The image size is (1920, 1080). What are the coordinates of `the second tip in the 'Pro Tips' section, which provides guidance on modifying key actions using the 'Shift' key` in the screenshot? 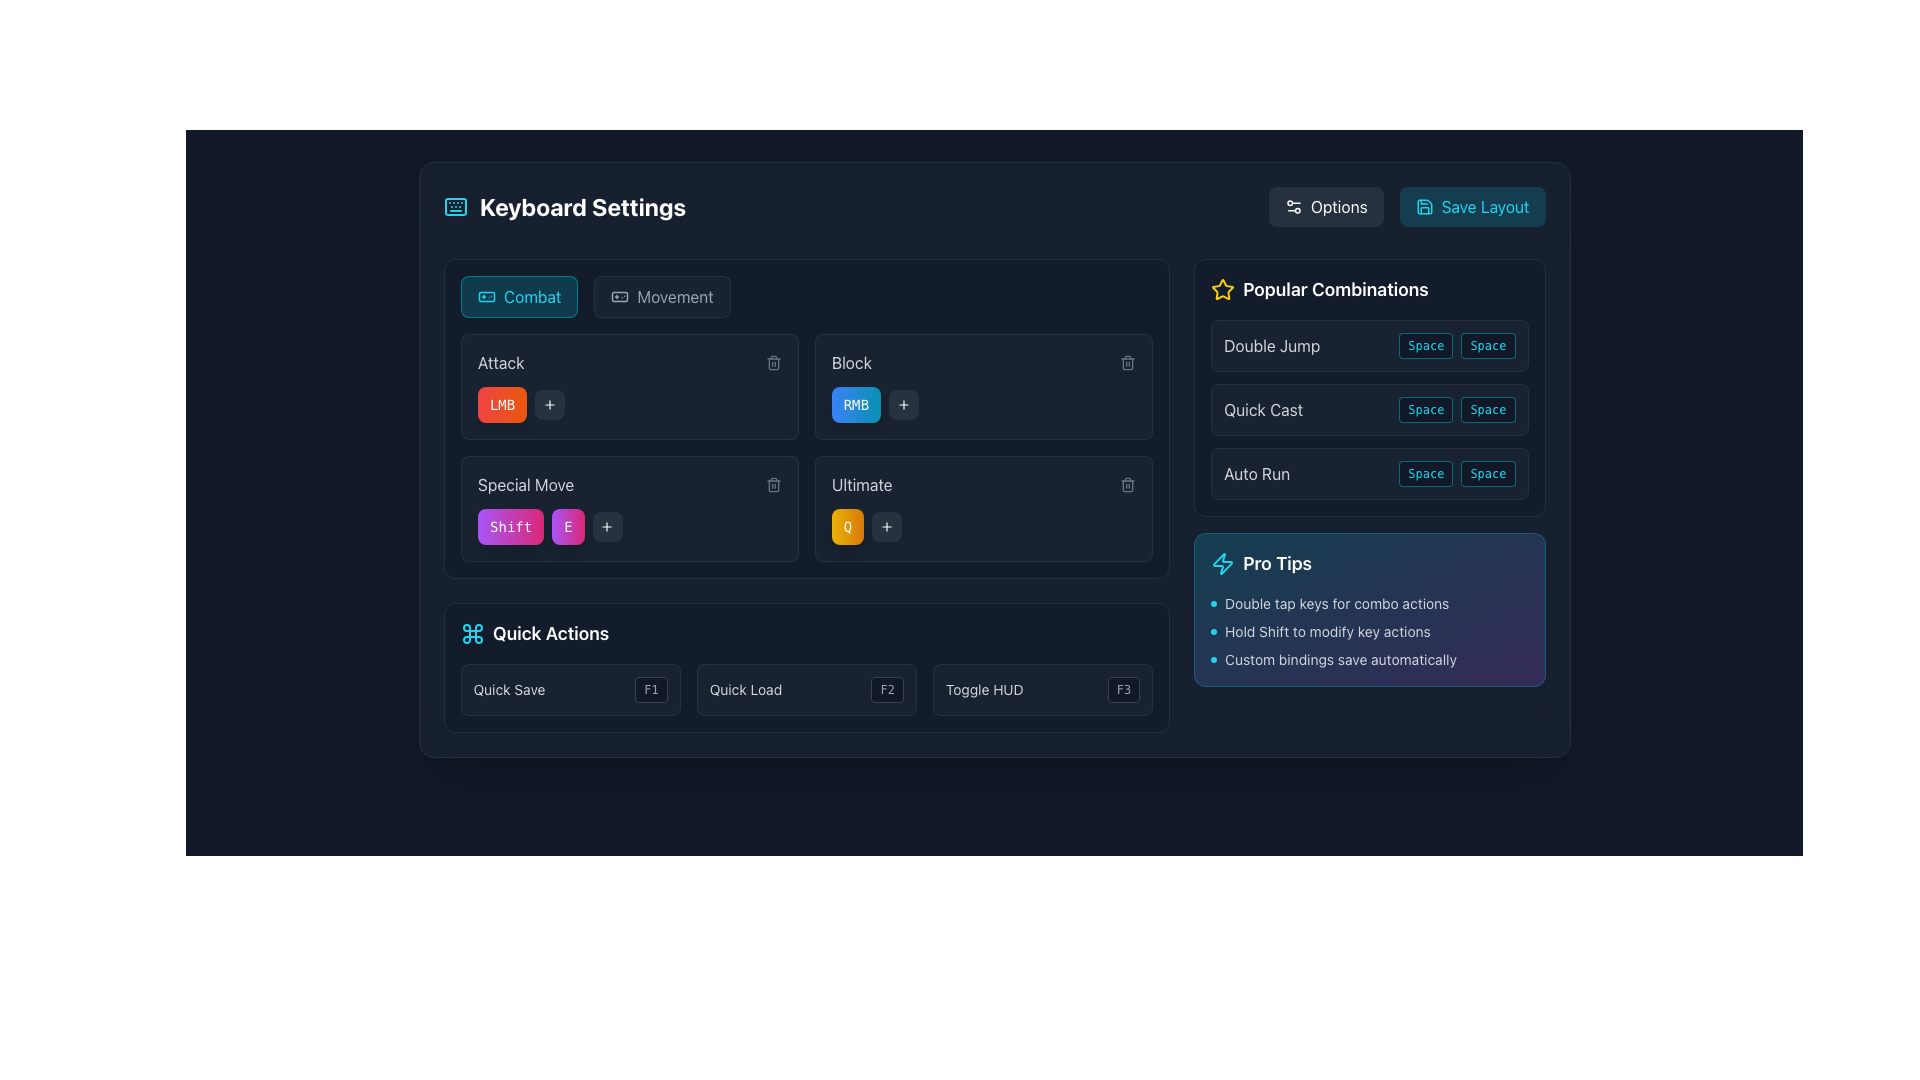 It's located at (1368, 632).